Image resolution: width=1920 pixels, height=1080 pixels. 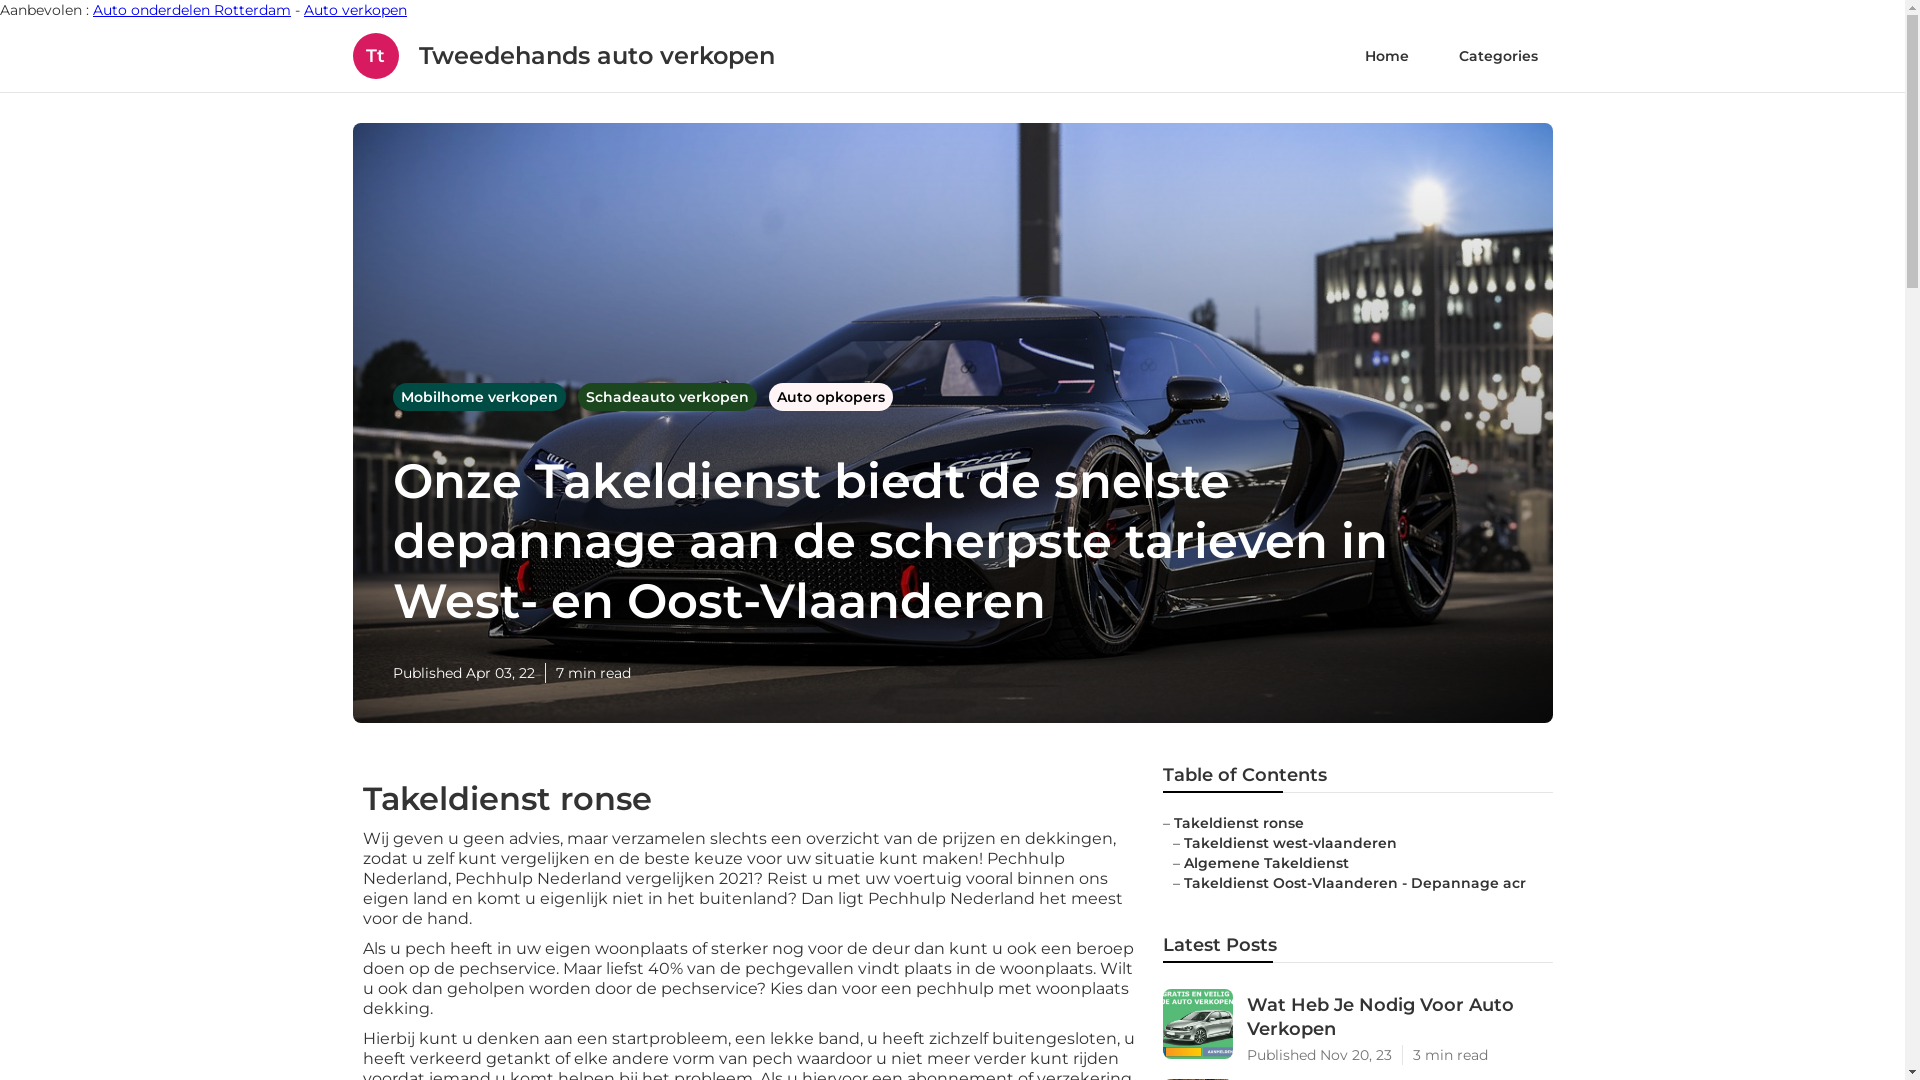 I want to click on 'Auto onderdelen Rotterdam', so click(x=192, y=10).